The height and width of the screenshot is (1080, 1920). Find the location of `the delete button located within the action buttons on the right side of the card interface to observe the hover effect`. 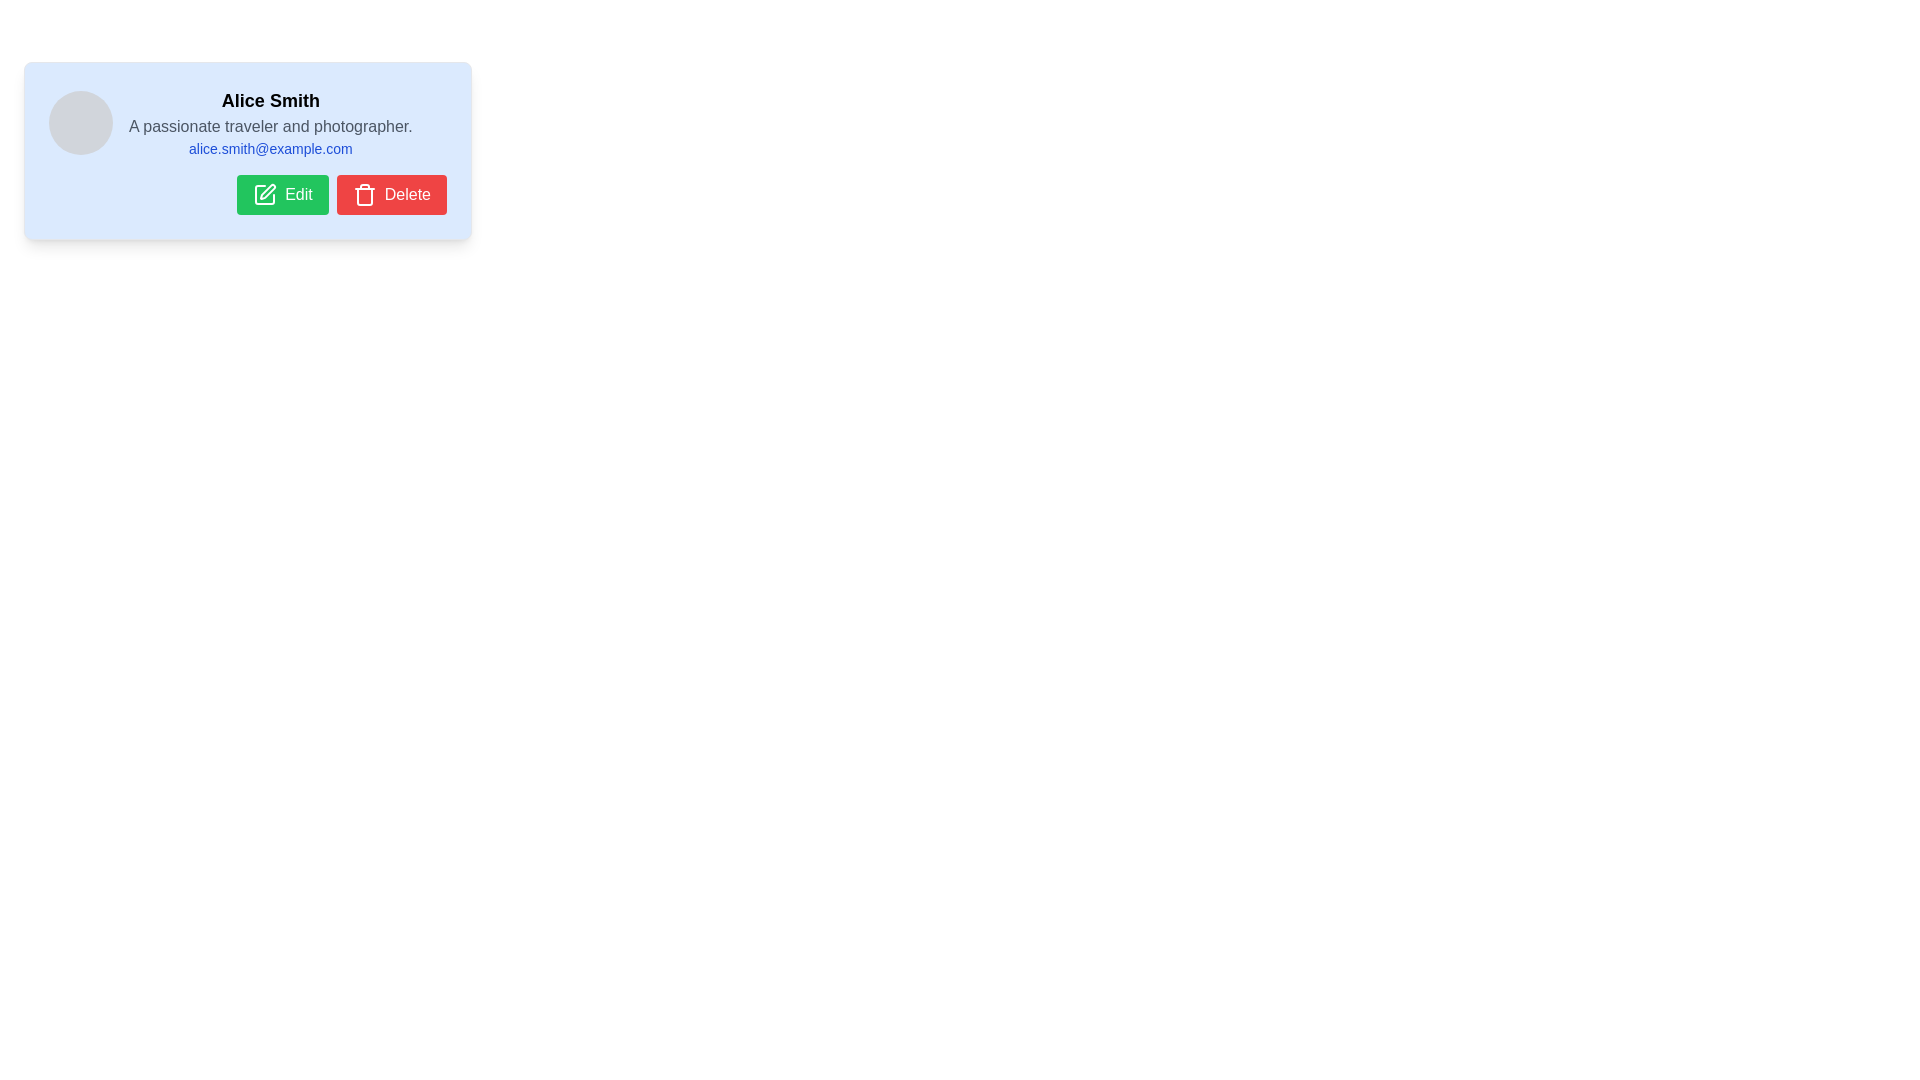

the delete button located within the action buttons on the right side of the card interface to observe the hover effect is located at coordinates (391, 195).